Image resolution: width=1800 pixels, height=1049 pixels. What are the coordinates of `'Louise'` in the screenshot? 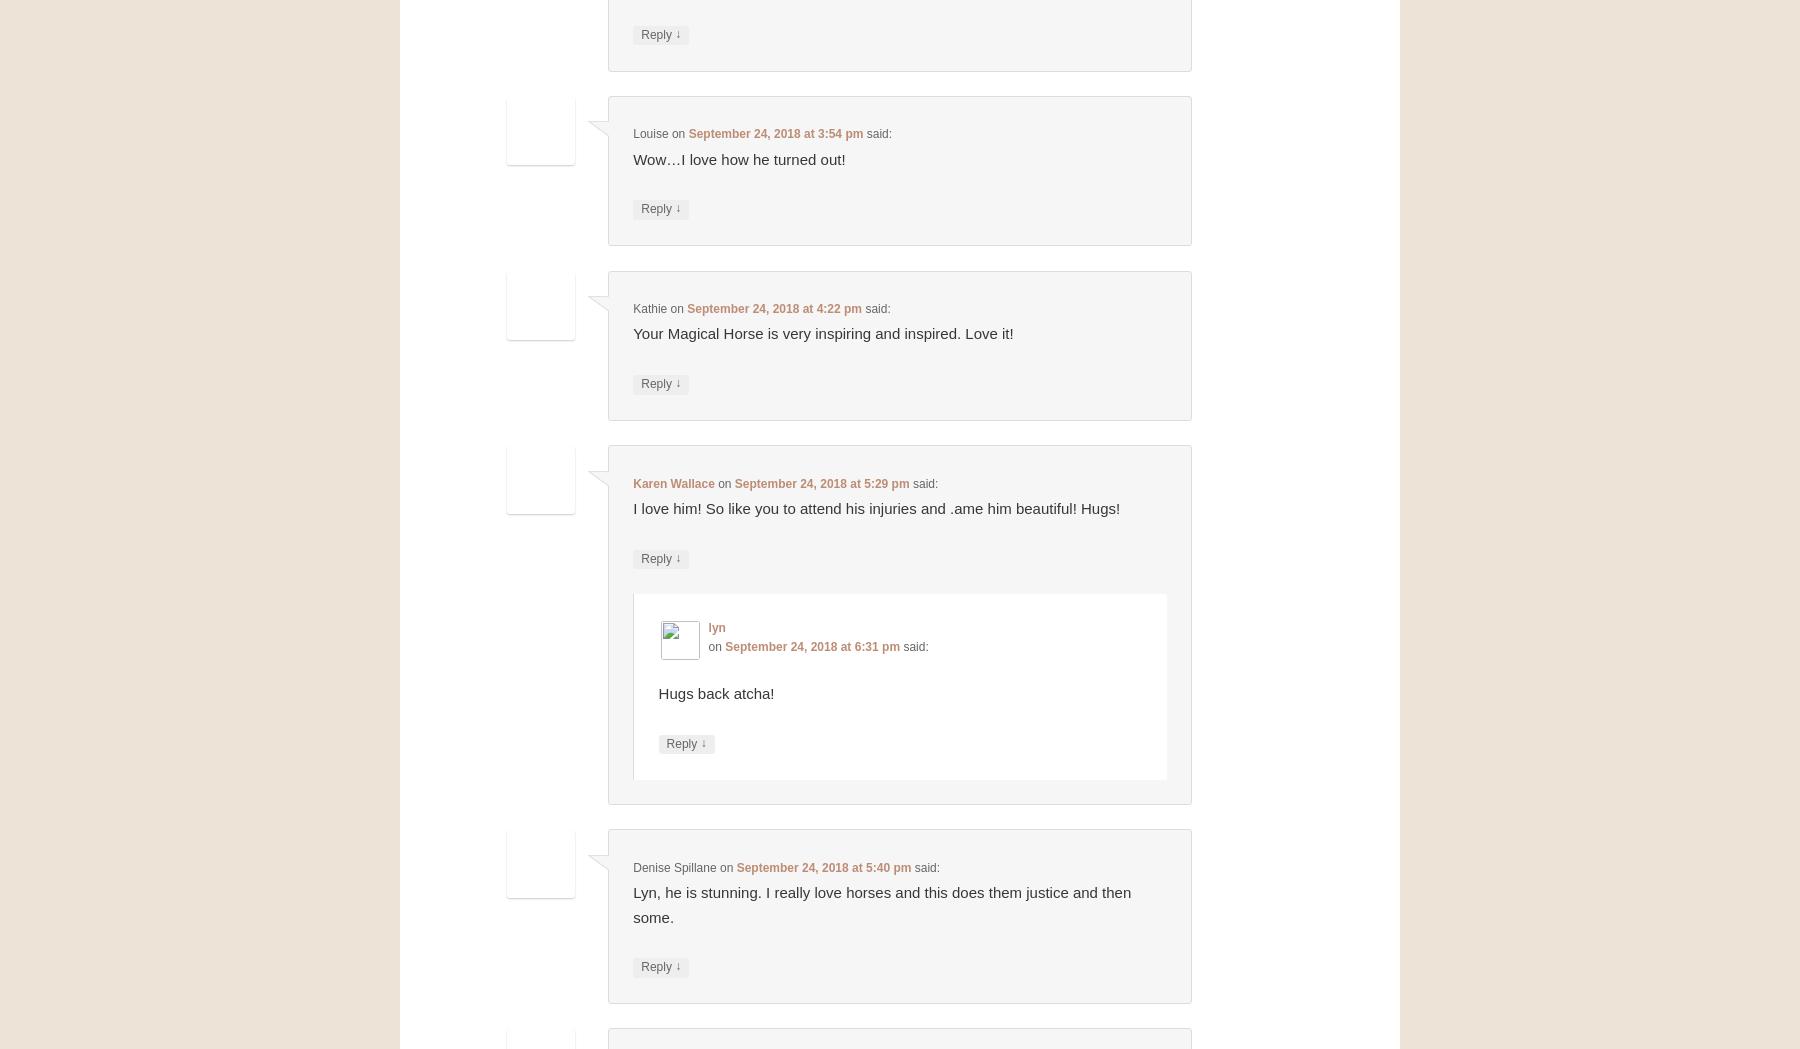 It's located at (650, 133).